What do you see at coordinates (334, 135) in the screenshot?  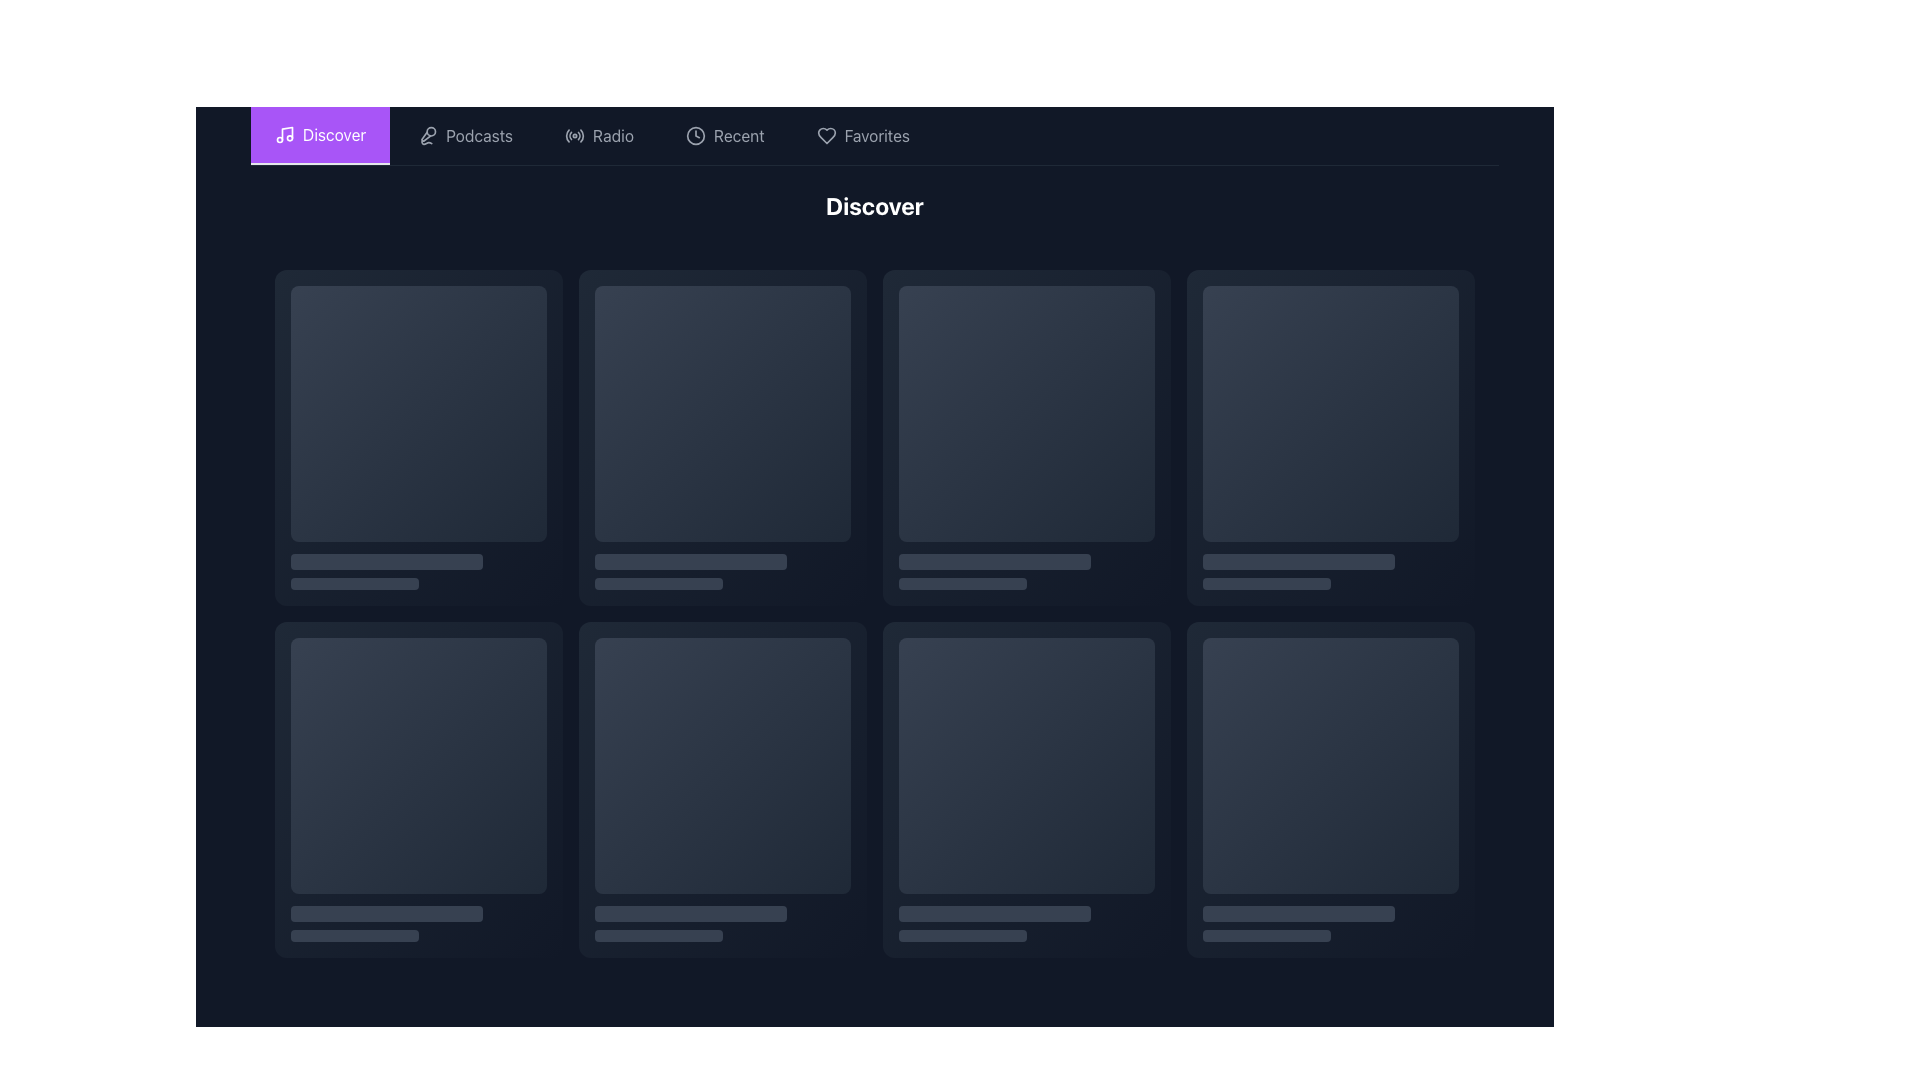 I see `the 'Discover' text label, which is styled in white font on a purple background` at bounding box center [334, 135].